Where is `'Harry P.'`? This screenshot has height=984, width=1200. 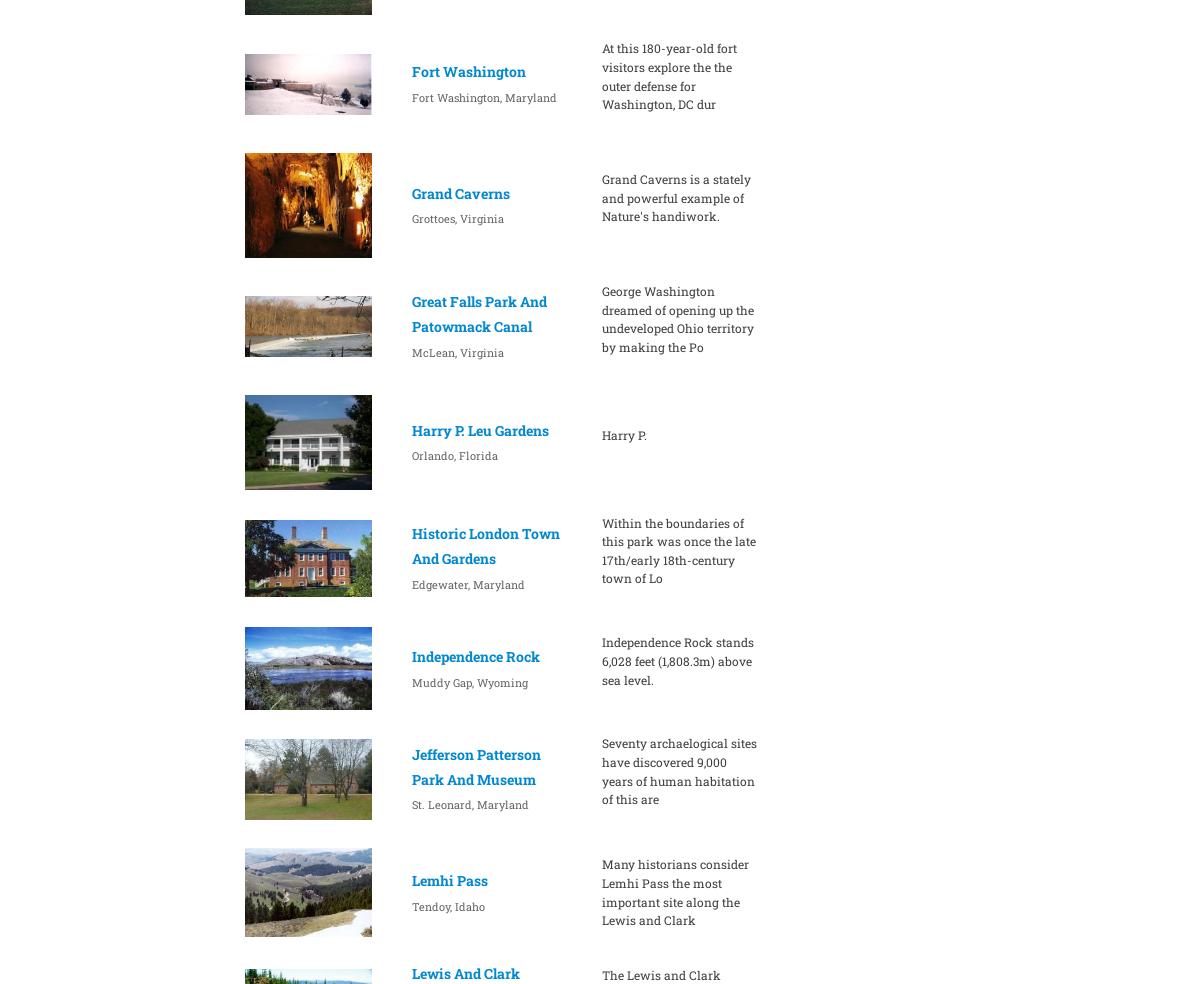
'Harry P.' is located at coordinates (623, 434).